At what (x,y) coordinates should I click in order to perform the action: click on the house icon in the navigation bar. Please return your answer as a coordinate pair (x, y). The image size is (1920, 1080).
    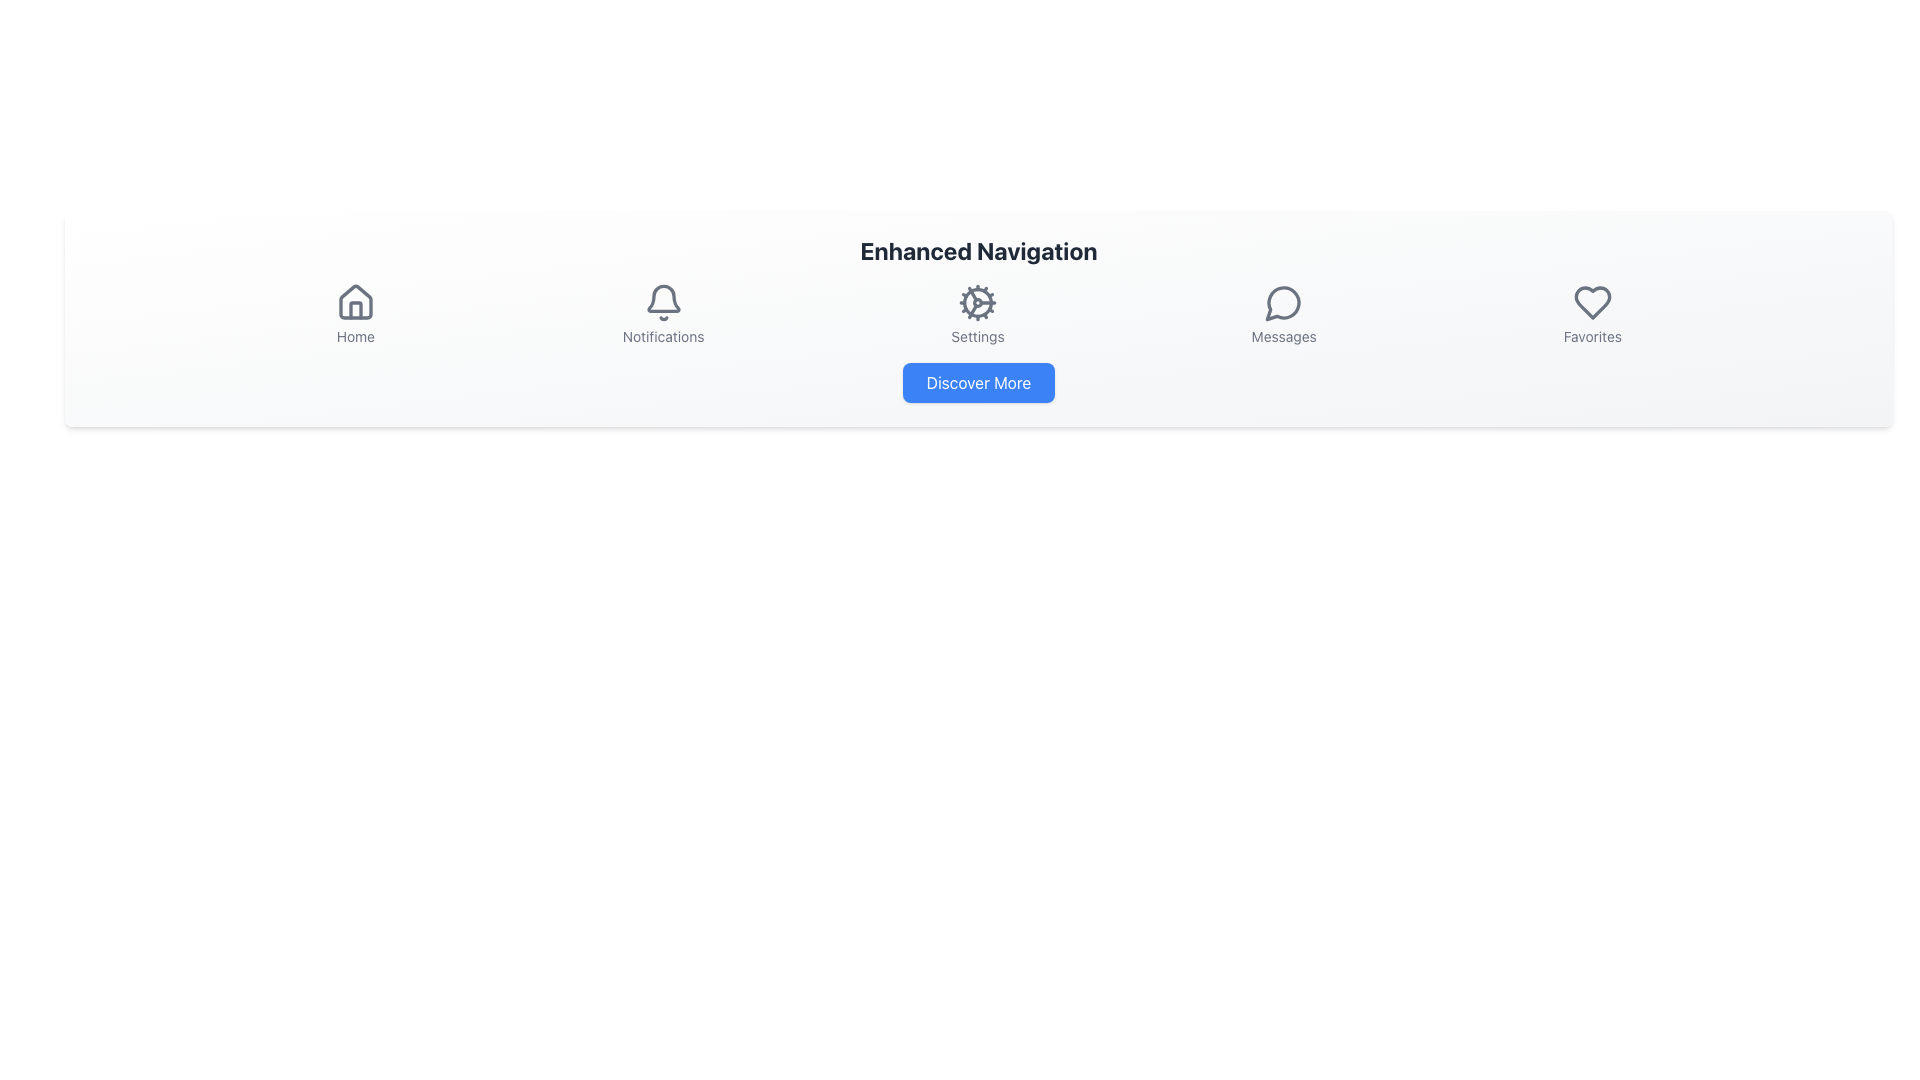
    Looking at the image, I should click on (355, 302).